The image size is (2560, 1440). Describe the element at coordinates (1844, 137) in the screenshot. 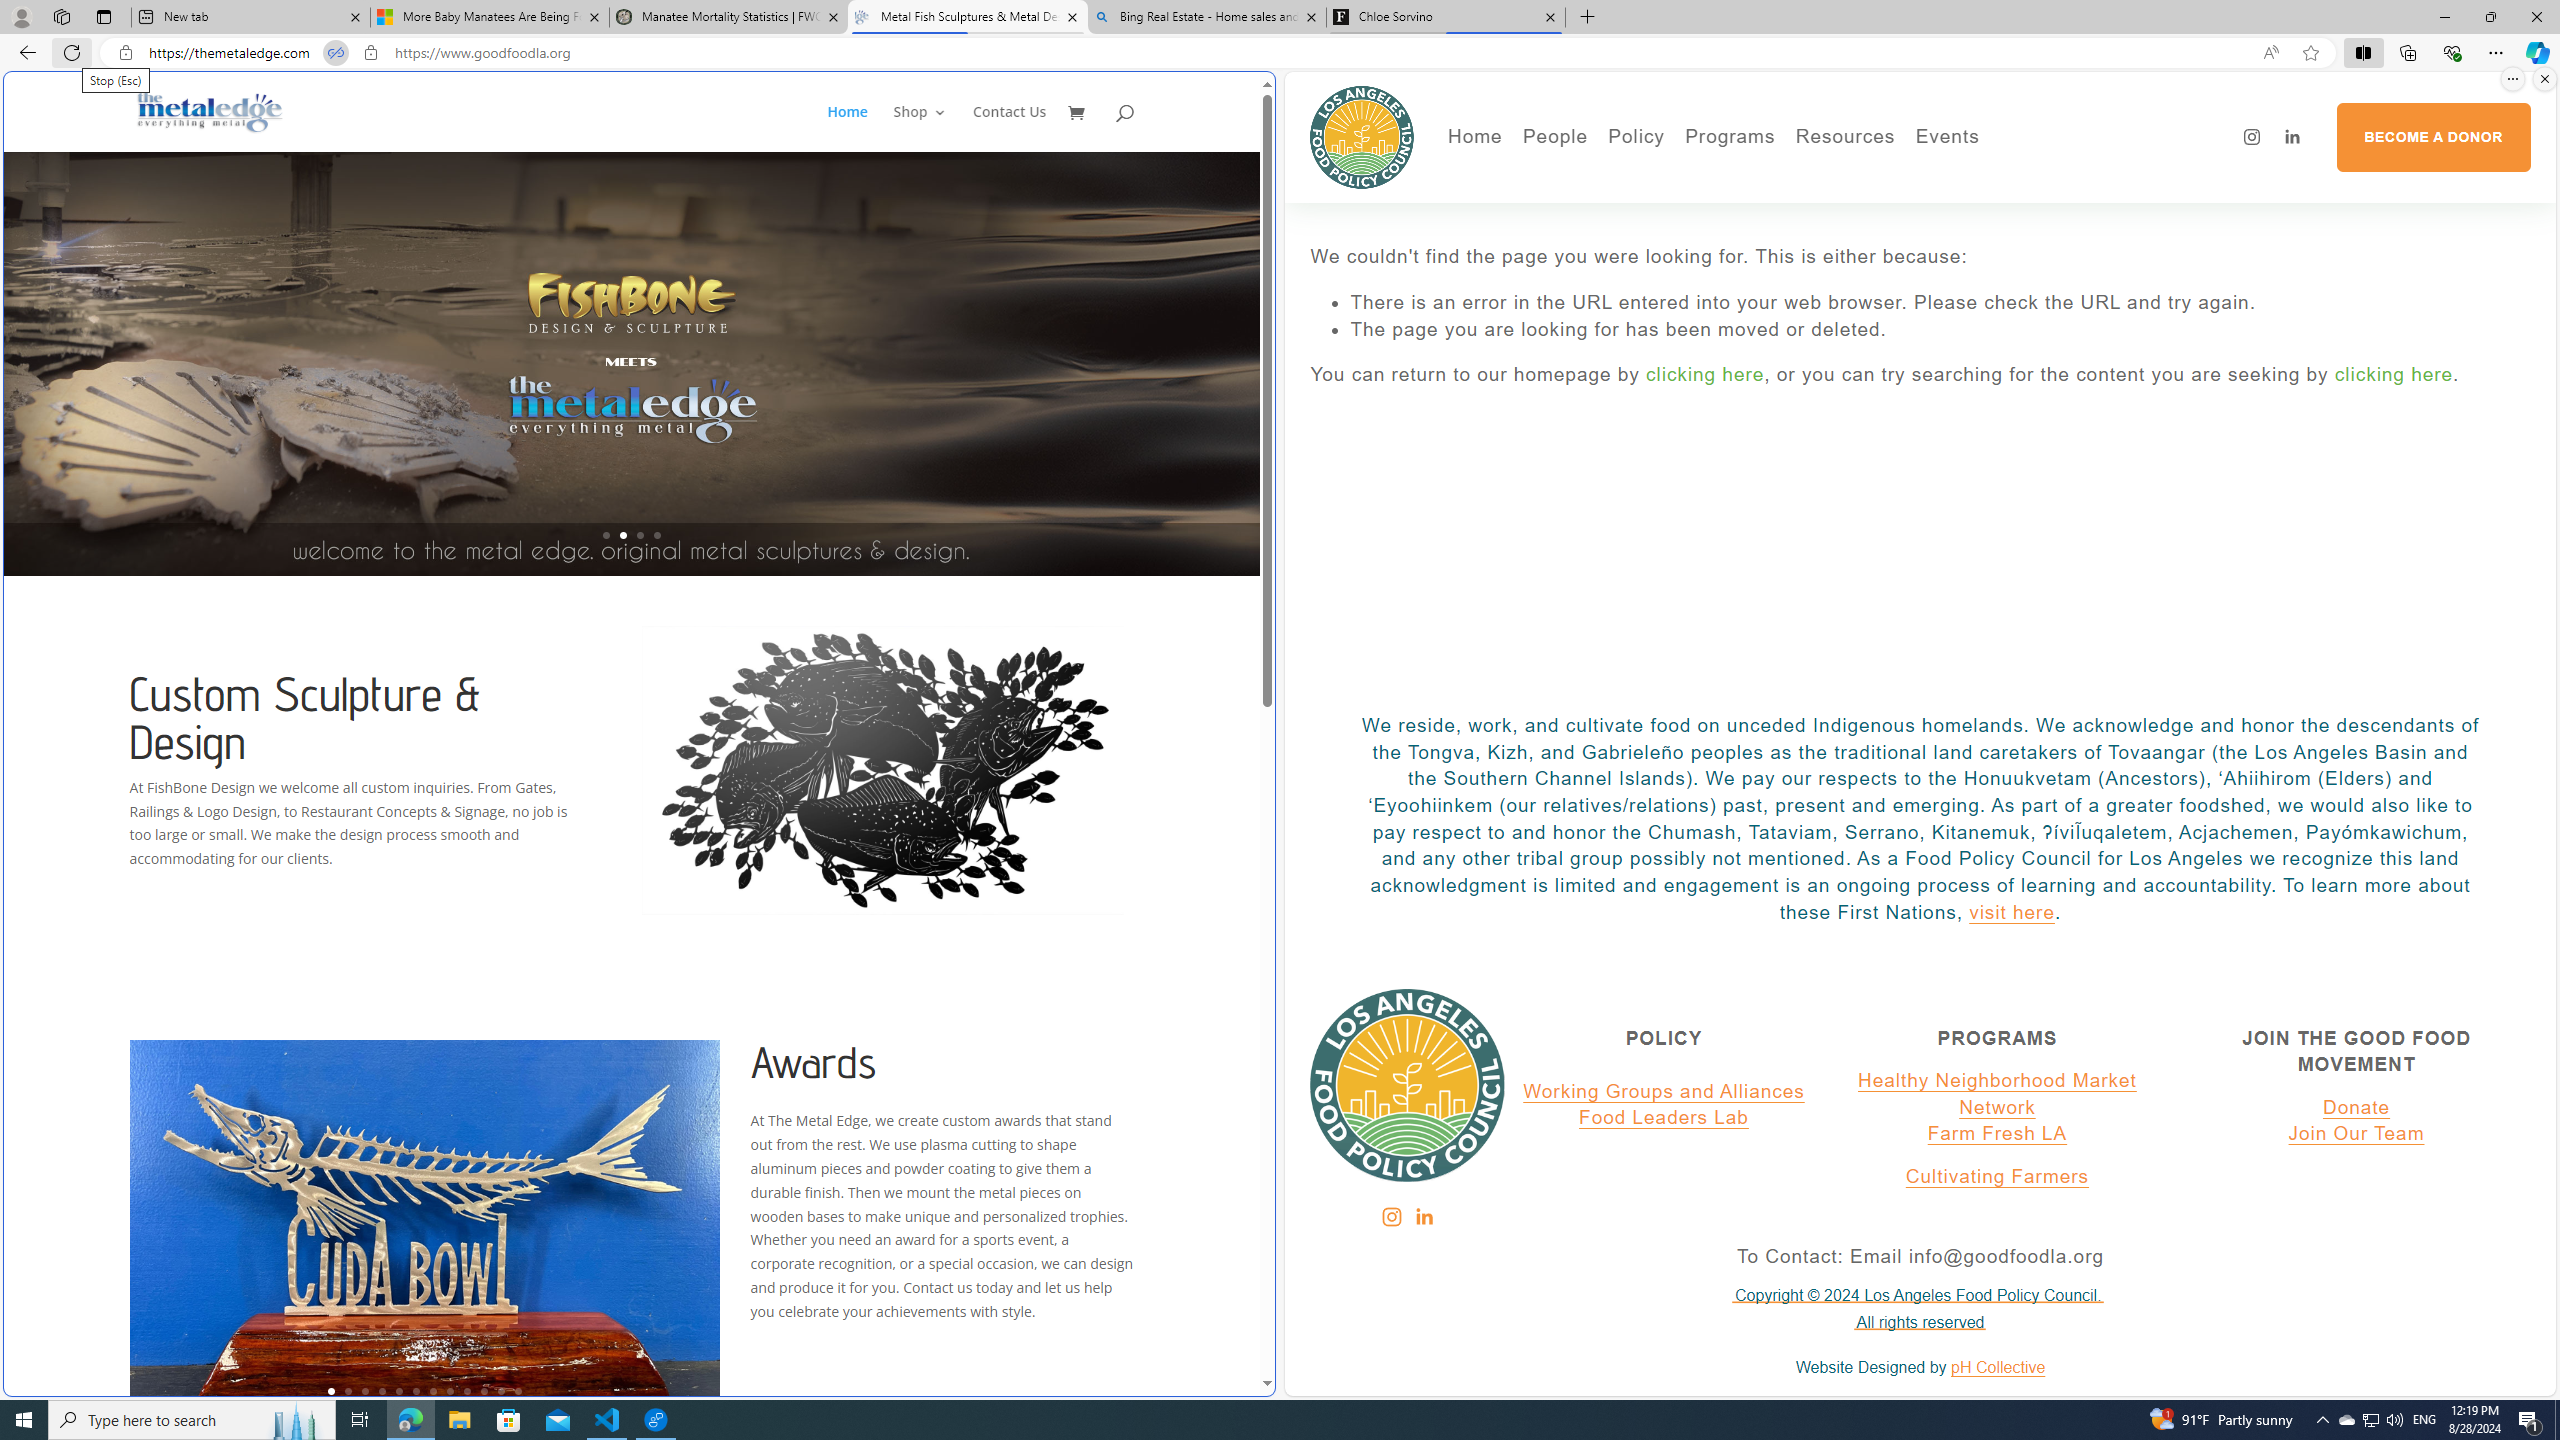

I see `'Resources'` at that location.